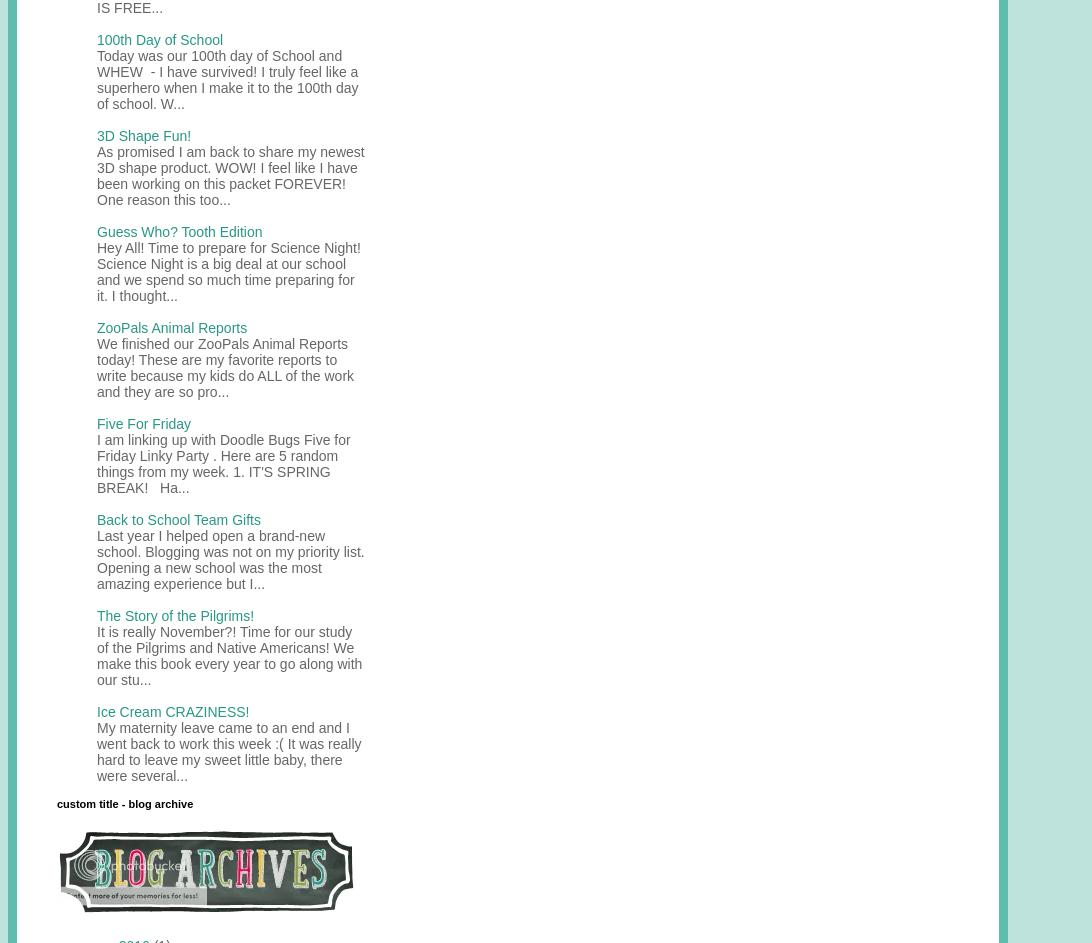 This screenshot has height=943, width=1092. What do you see at coordinates (96, 231) in the screenshot?
I see `'Guess Who? Tooth Edition'` at bounding box center [96, 231].